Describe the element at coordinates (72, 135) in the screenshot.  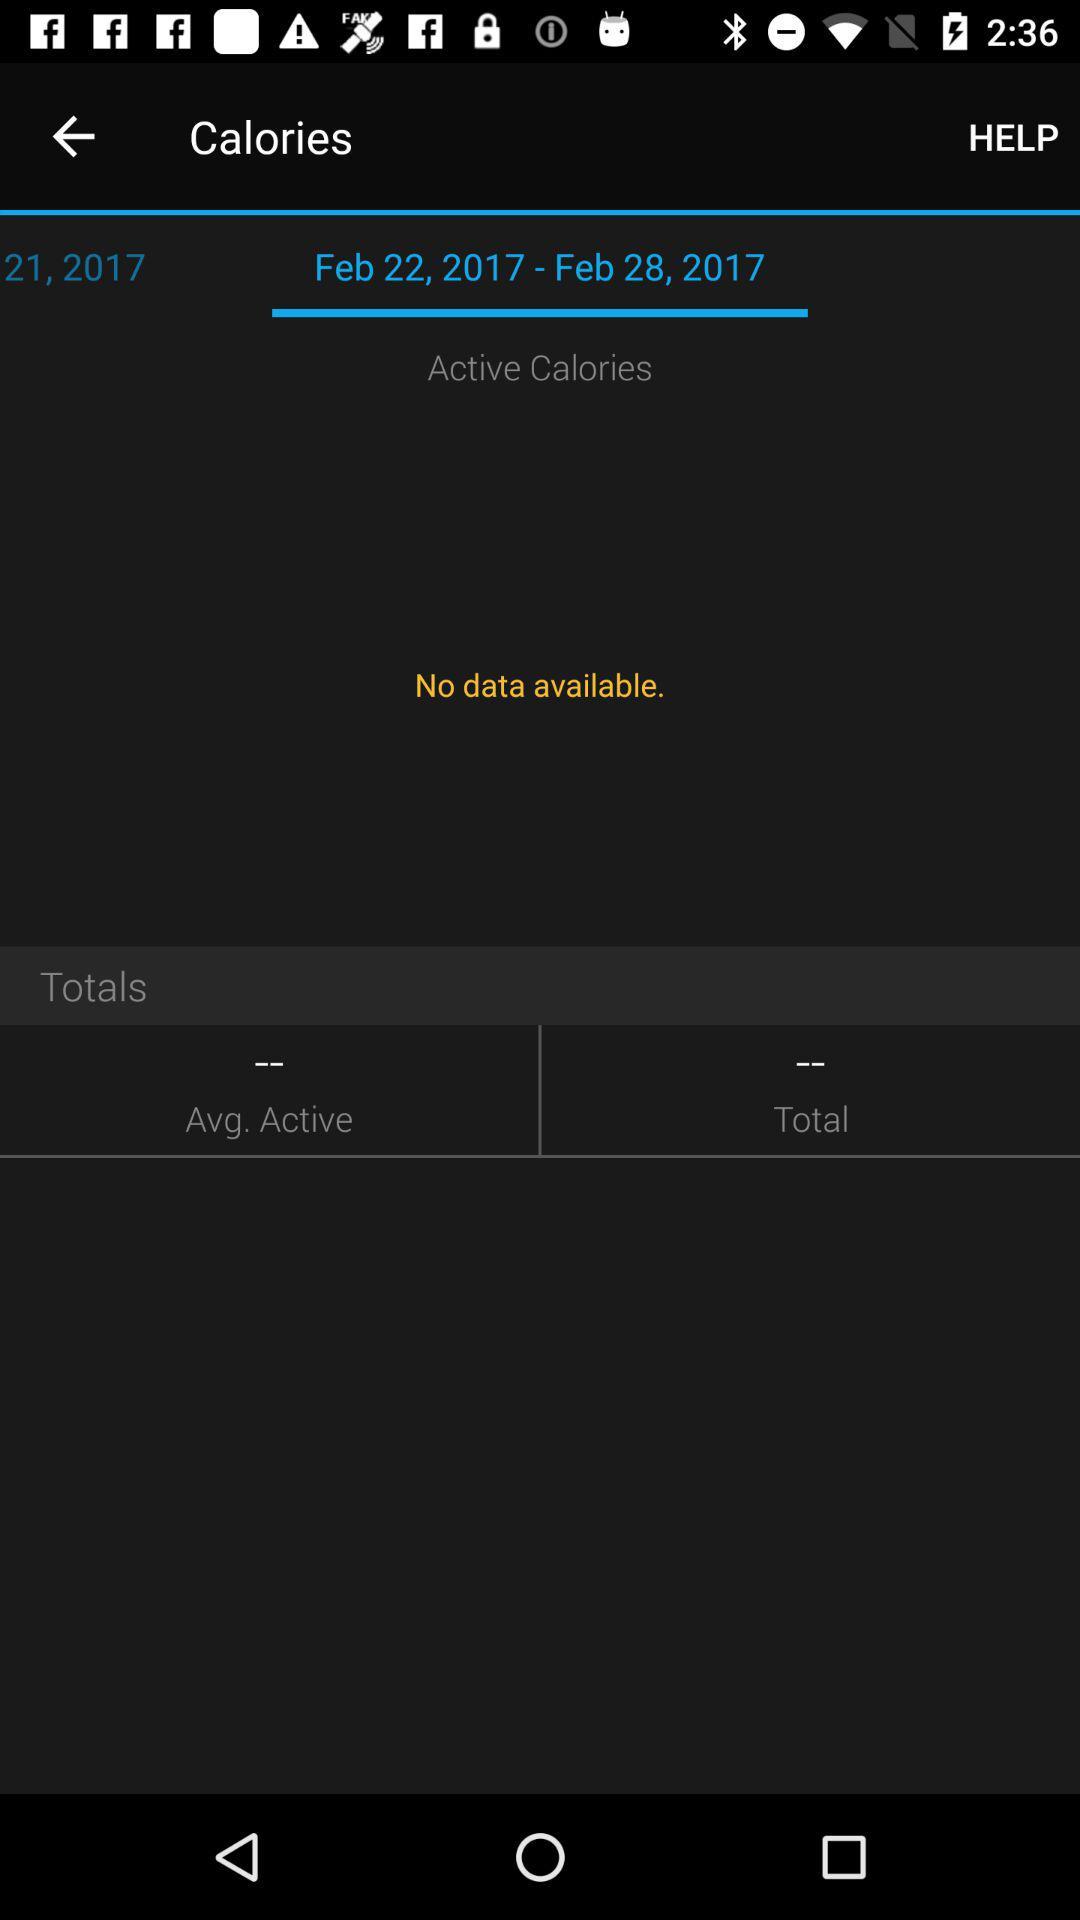
I see `the item next to the calories` at that location.